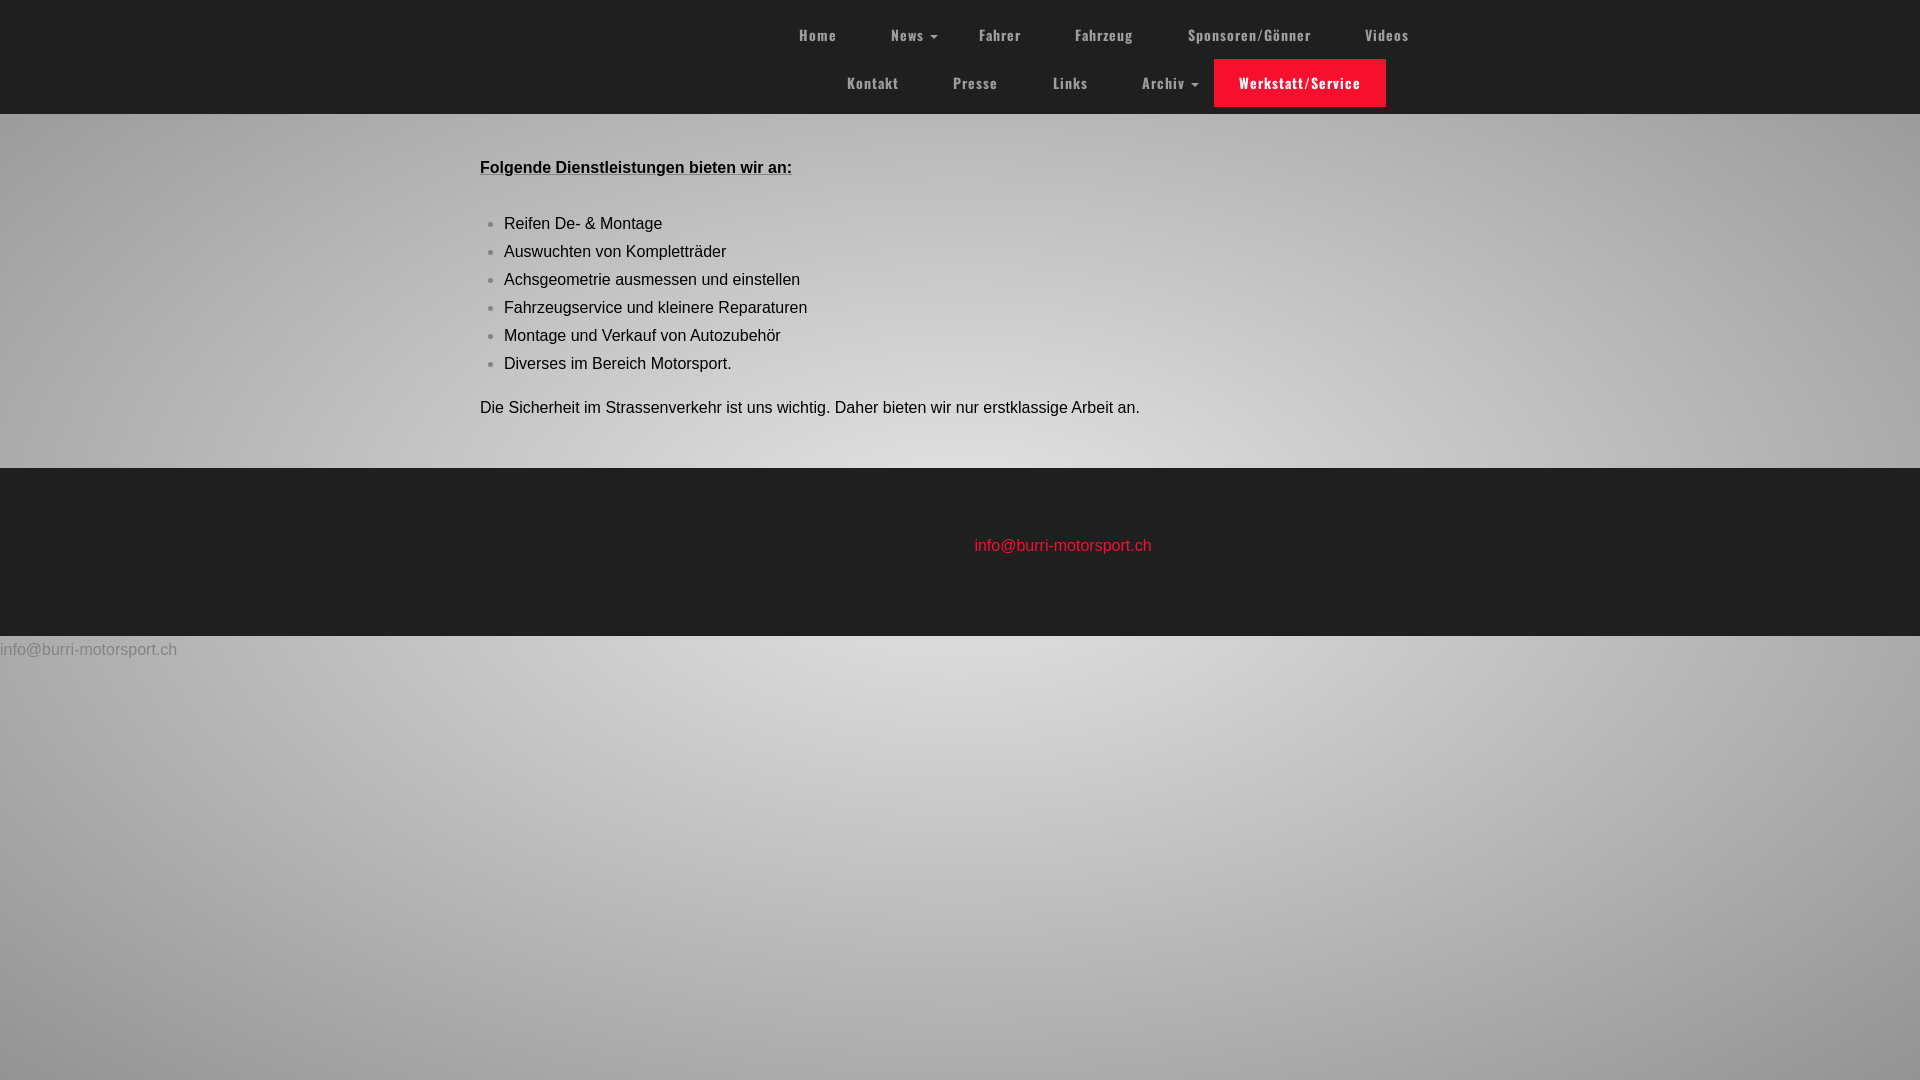 The image size is (1920, 1080). What do you see at coordinates (1386, 34) in the screenshot?
I see `'Videos'` at bounding box center [1386, 34].